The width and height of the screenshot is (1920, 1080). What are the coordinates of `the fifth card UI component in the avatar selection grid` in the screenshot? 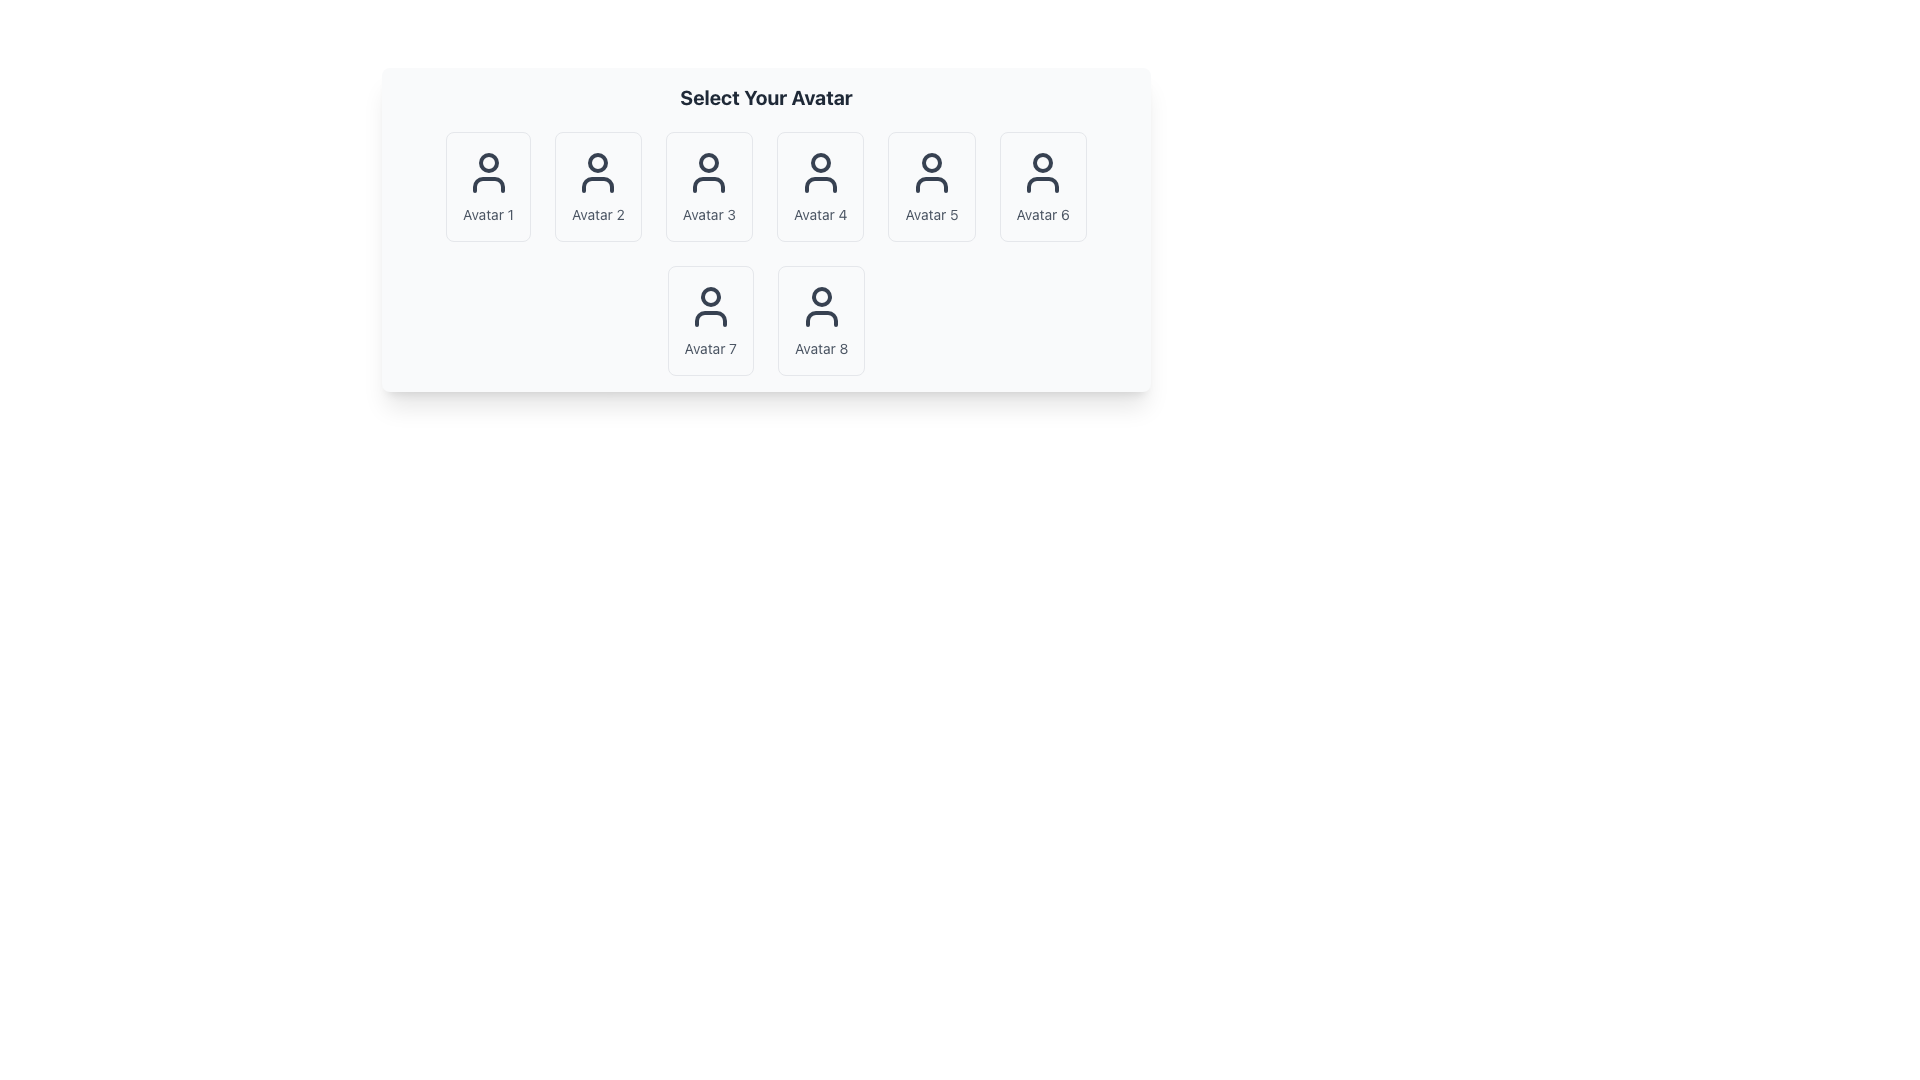 It's located at (930, 186).